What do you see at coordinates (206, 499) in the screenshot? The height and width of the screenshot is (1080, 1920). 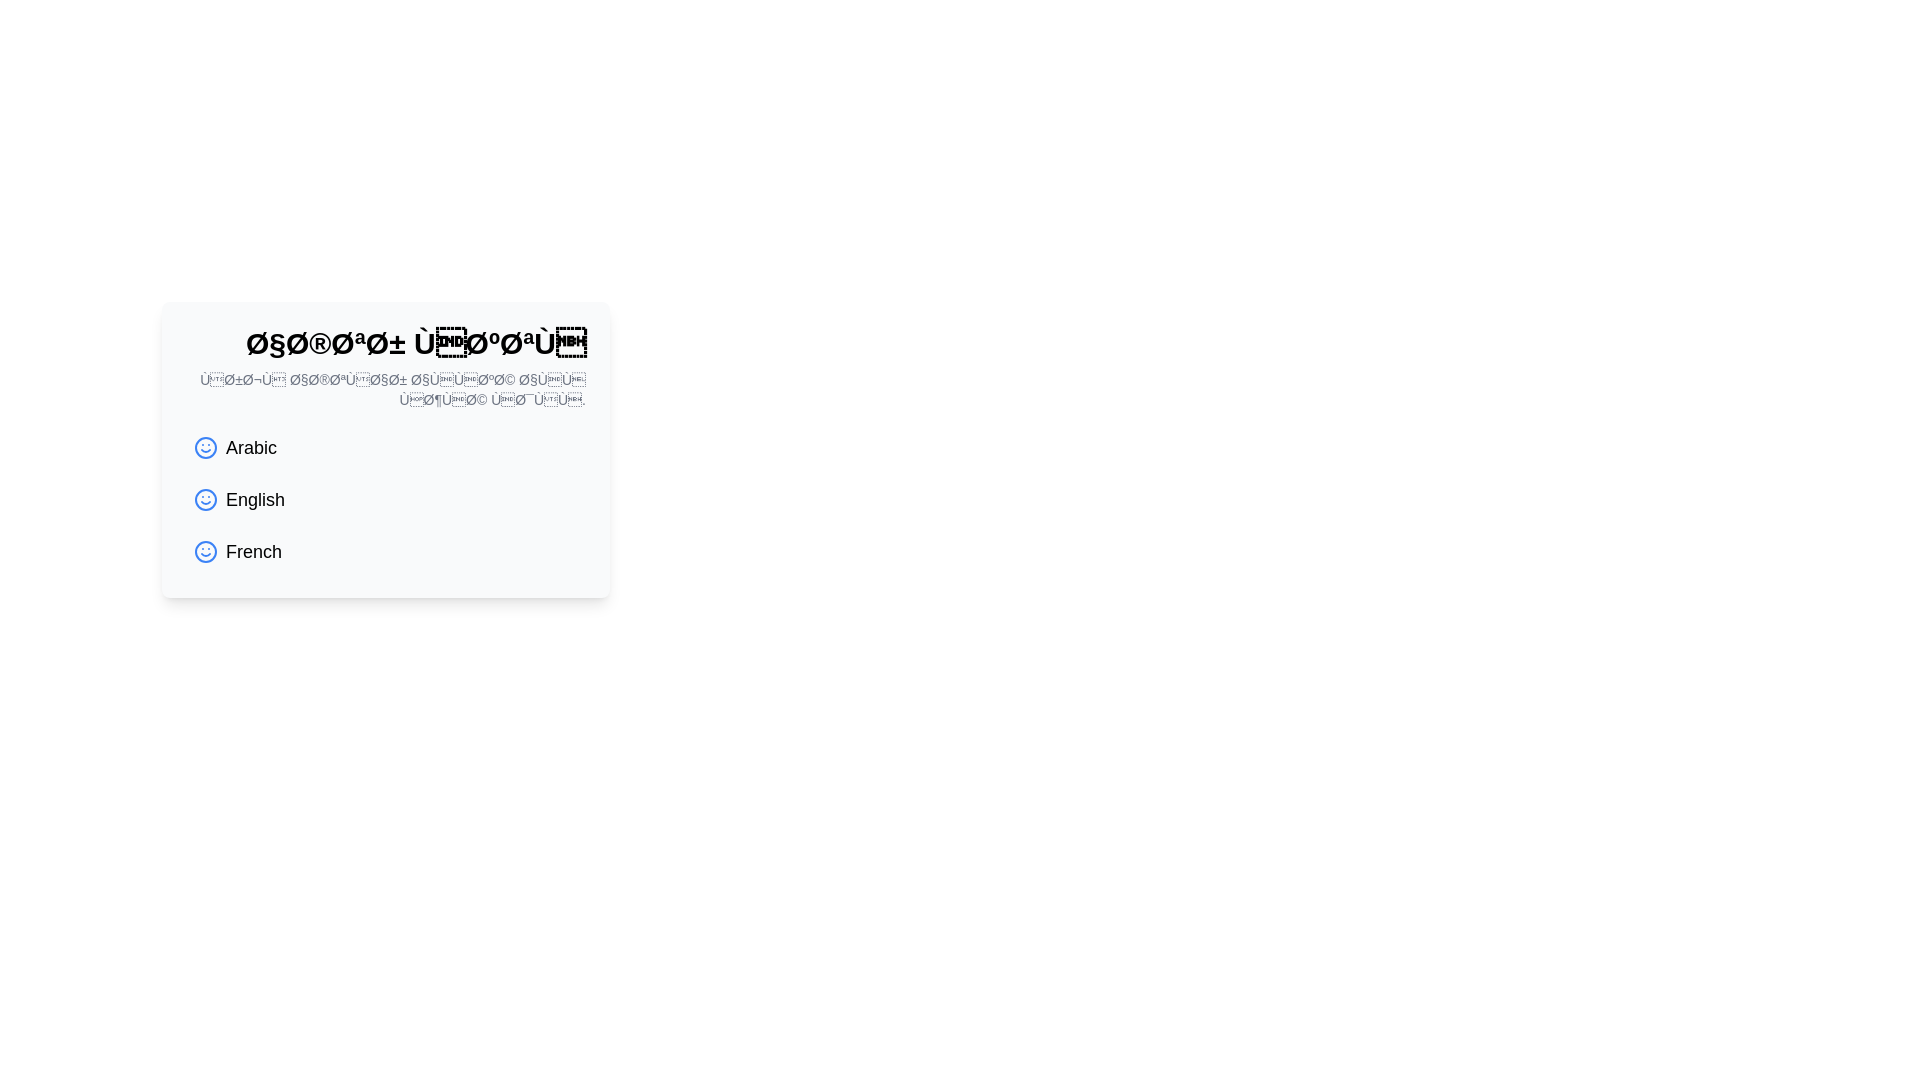 I see `the decorative circle within the smiley face icon representing the 'English' language choice` at bounding box center [206, 499].